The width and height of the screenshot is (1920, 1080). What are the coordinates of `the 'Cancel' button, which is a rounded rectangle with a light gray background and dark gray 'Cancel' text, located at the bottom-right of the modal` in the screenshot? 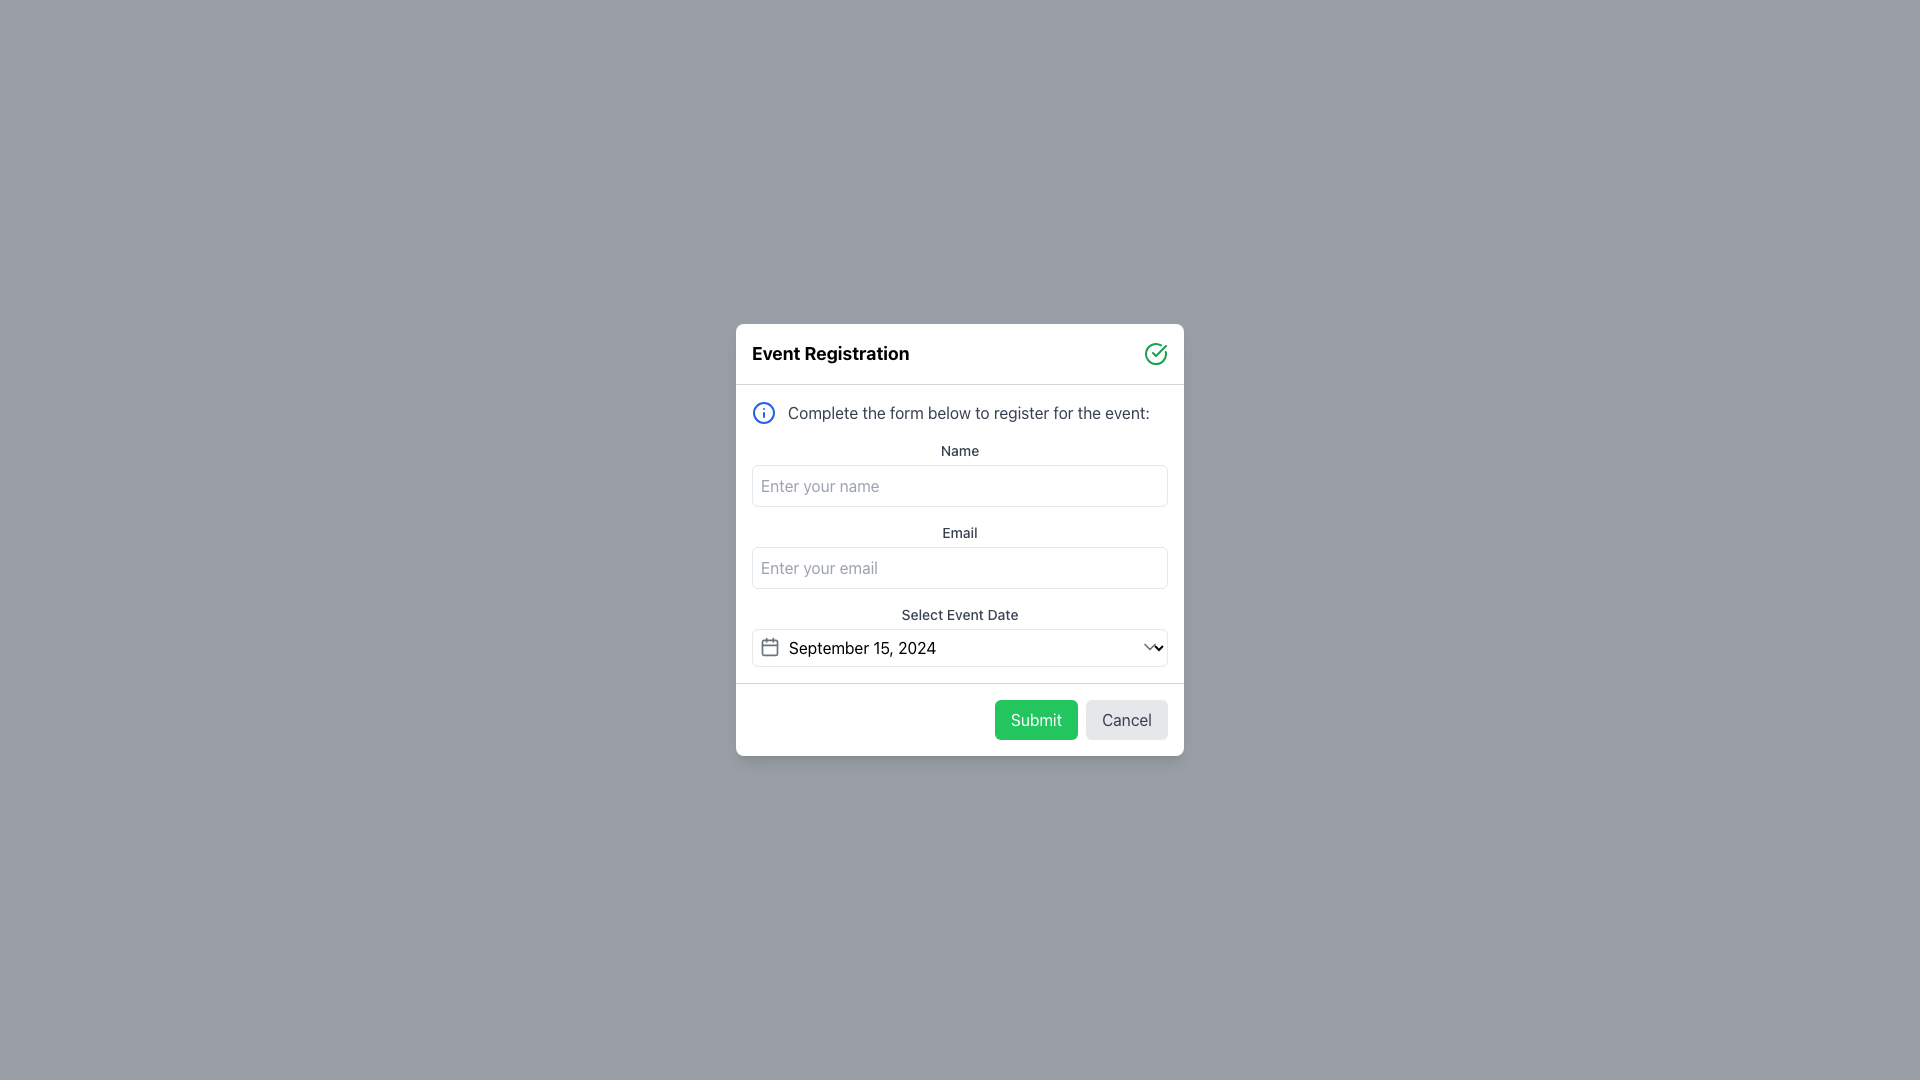 It's located at (1127, 720).